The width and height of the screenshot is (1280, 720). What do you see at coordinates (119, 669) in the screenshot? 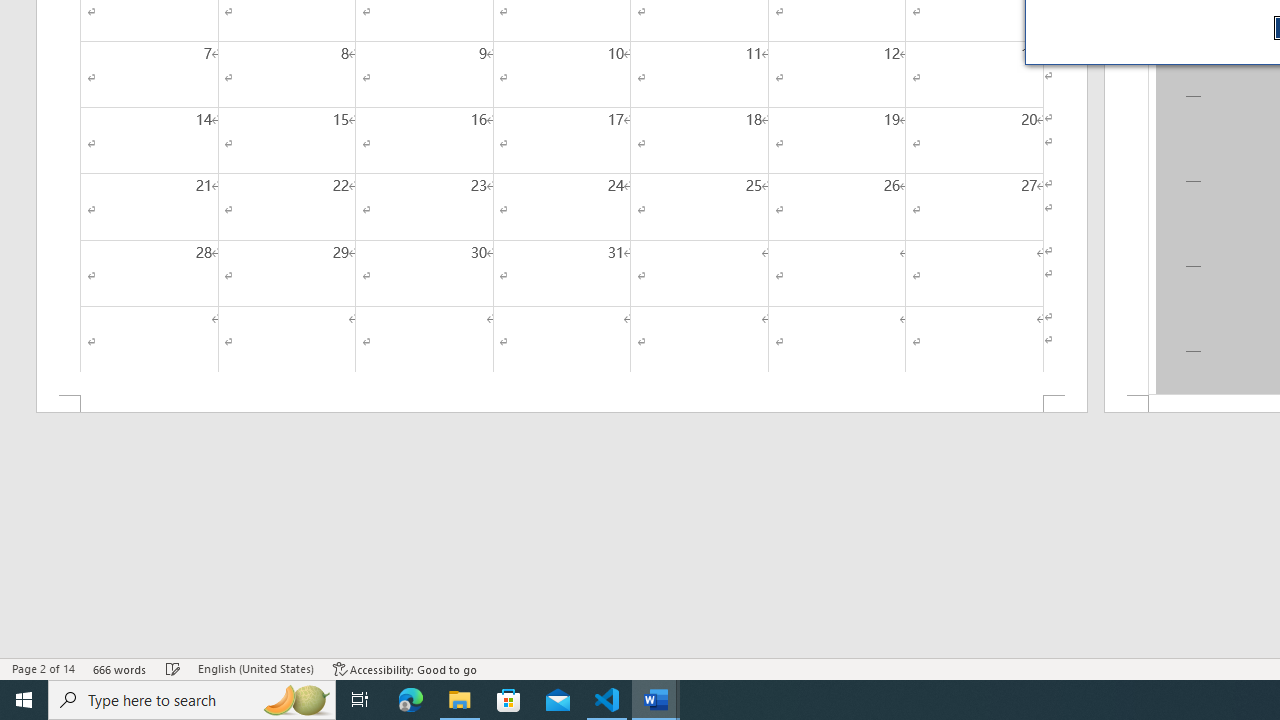
I see `'Word Count 666 words'` at bounding box center [119, 669].